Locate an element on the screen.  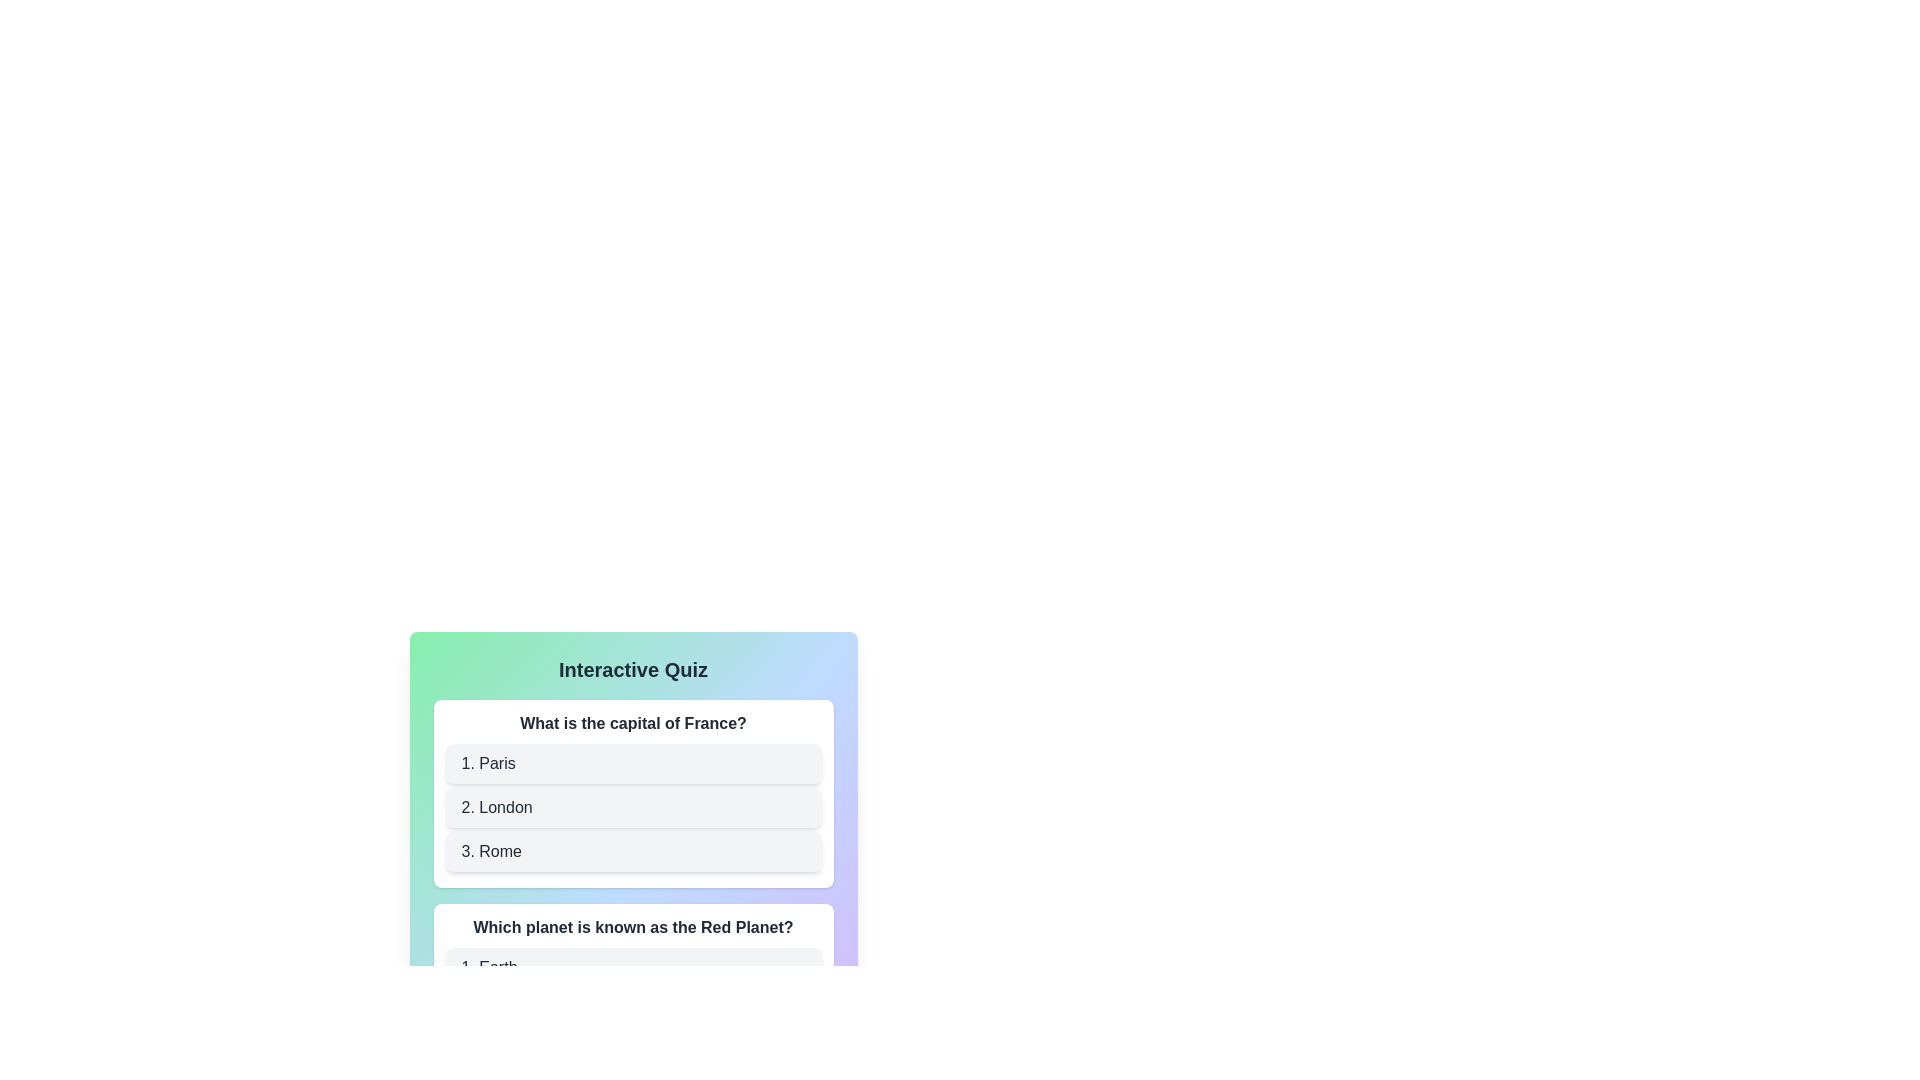
the third option button in the quiz is located at coordinates (632, 852).